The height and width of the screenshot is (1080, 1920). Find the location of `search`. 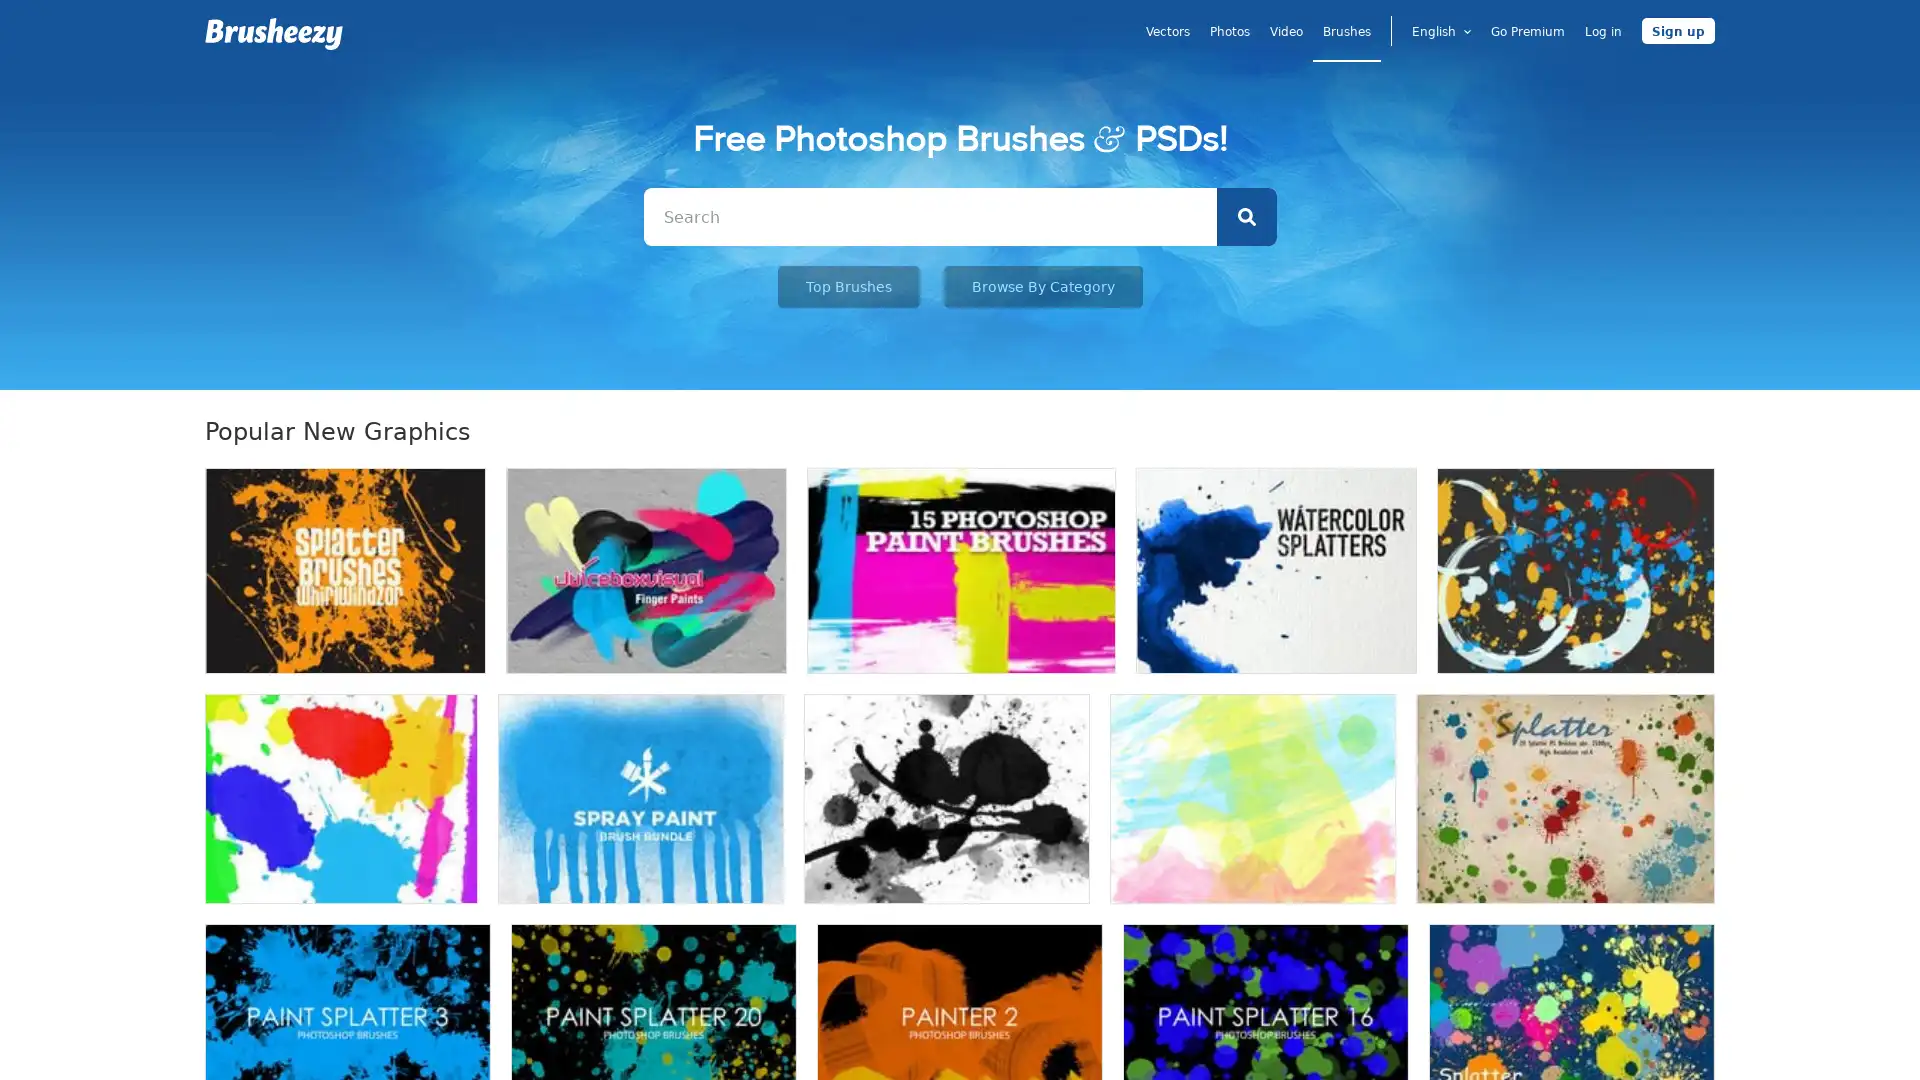

search is located at coordinates (1245, 216).